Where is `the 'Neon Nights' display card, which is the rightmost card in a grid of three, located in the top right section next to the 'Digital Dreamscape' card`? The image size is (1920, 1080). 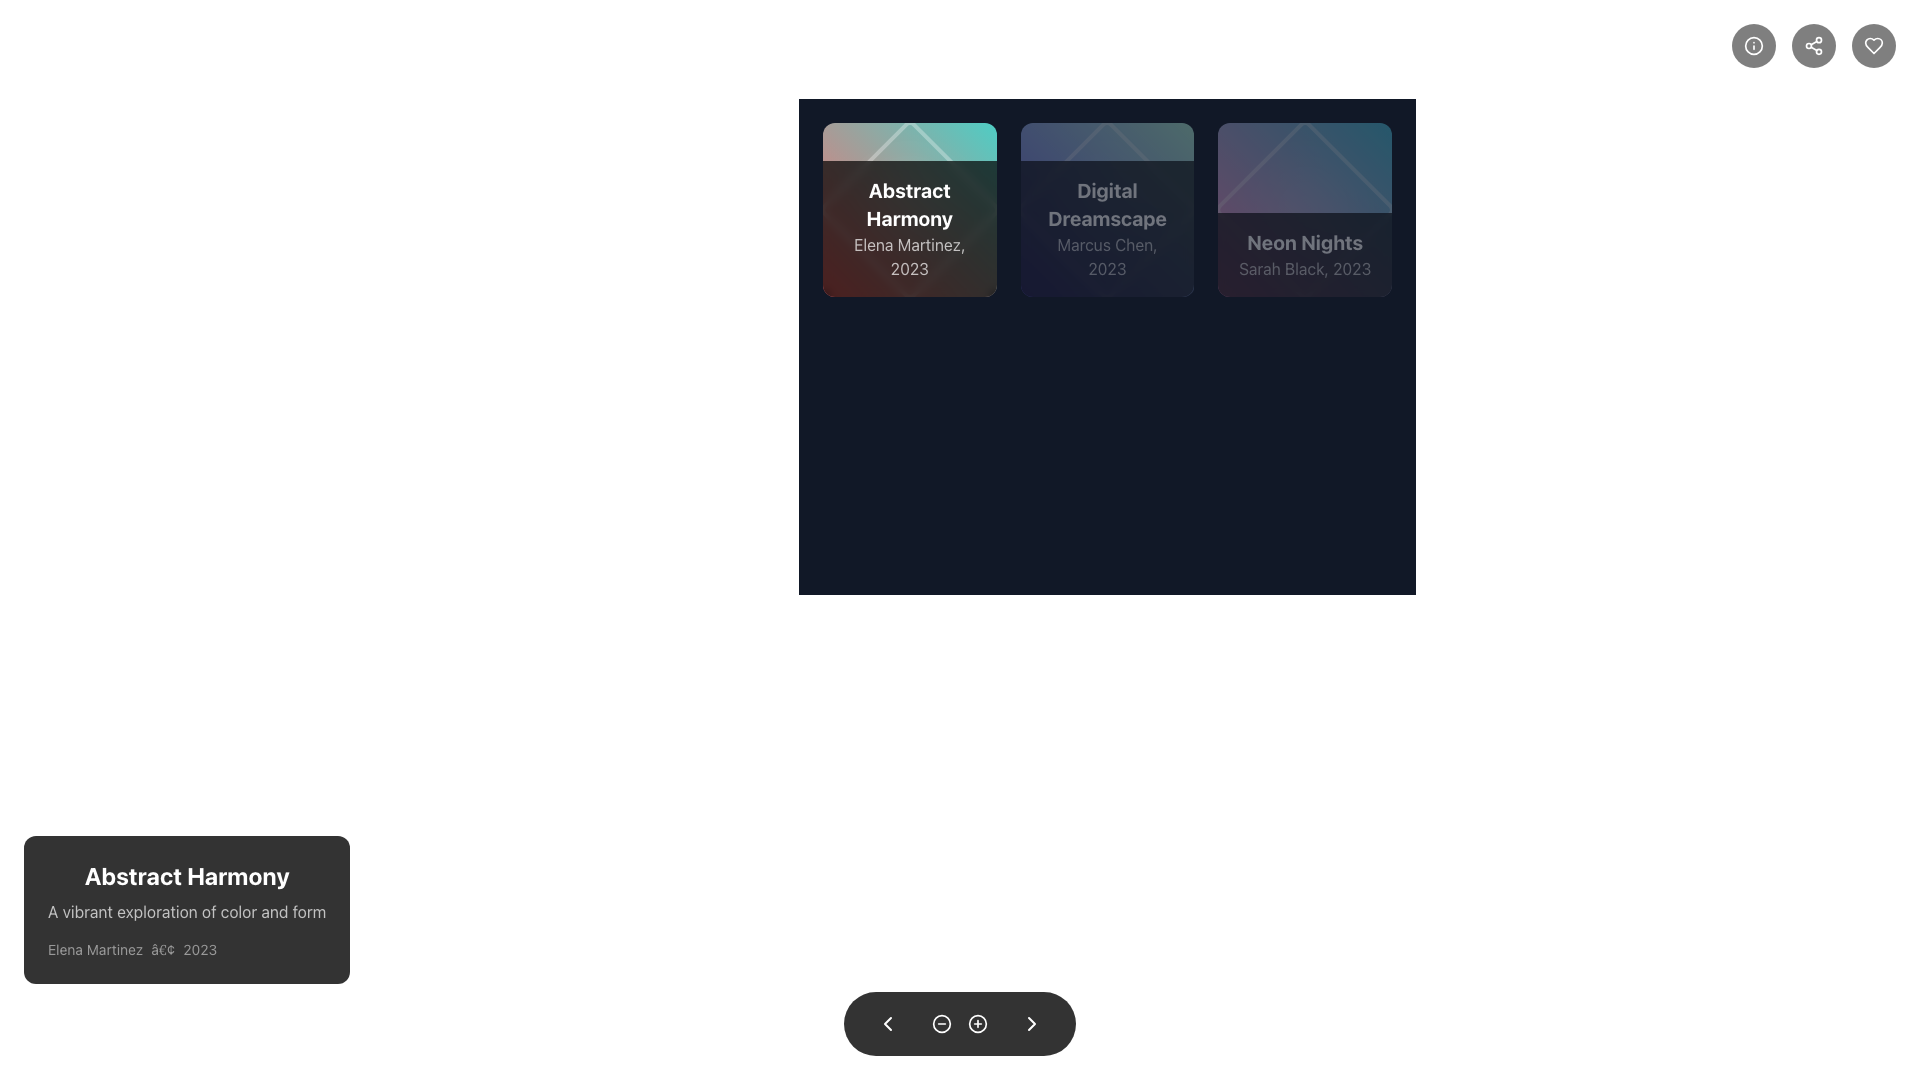 the 'Neon Nights' display card, which is the rightmost card in a grid of three, located in the top right section next to the 'Digital Dreamscape' card is located at coordinates (1305, 209).